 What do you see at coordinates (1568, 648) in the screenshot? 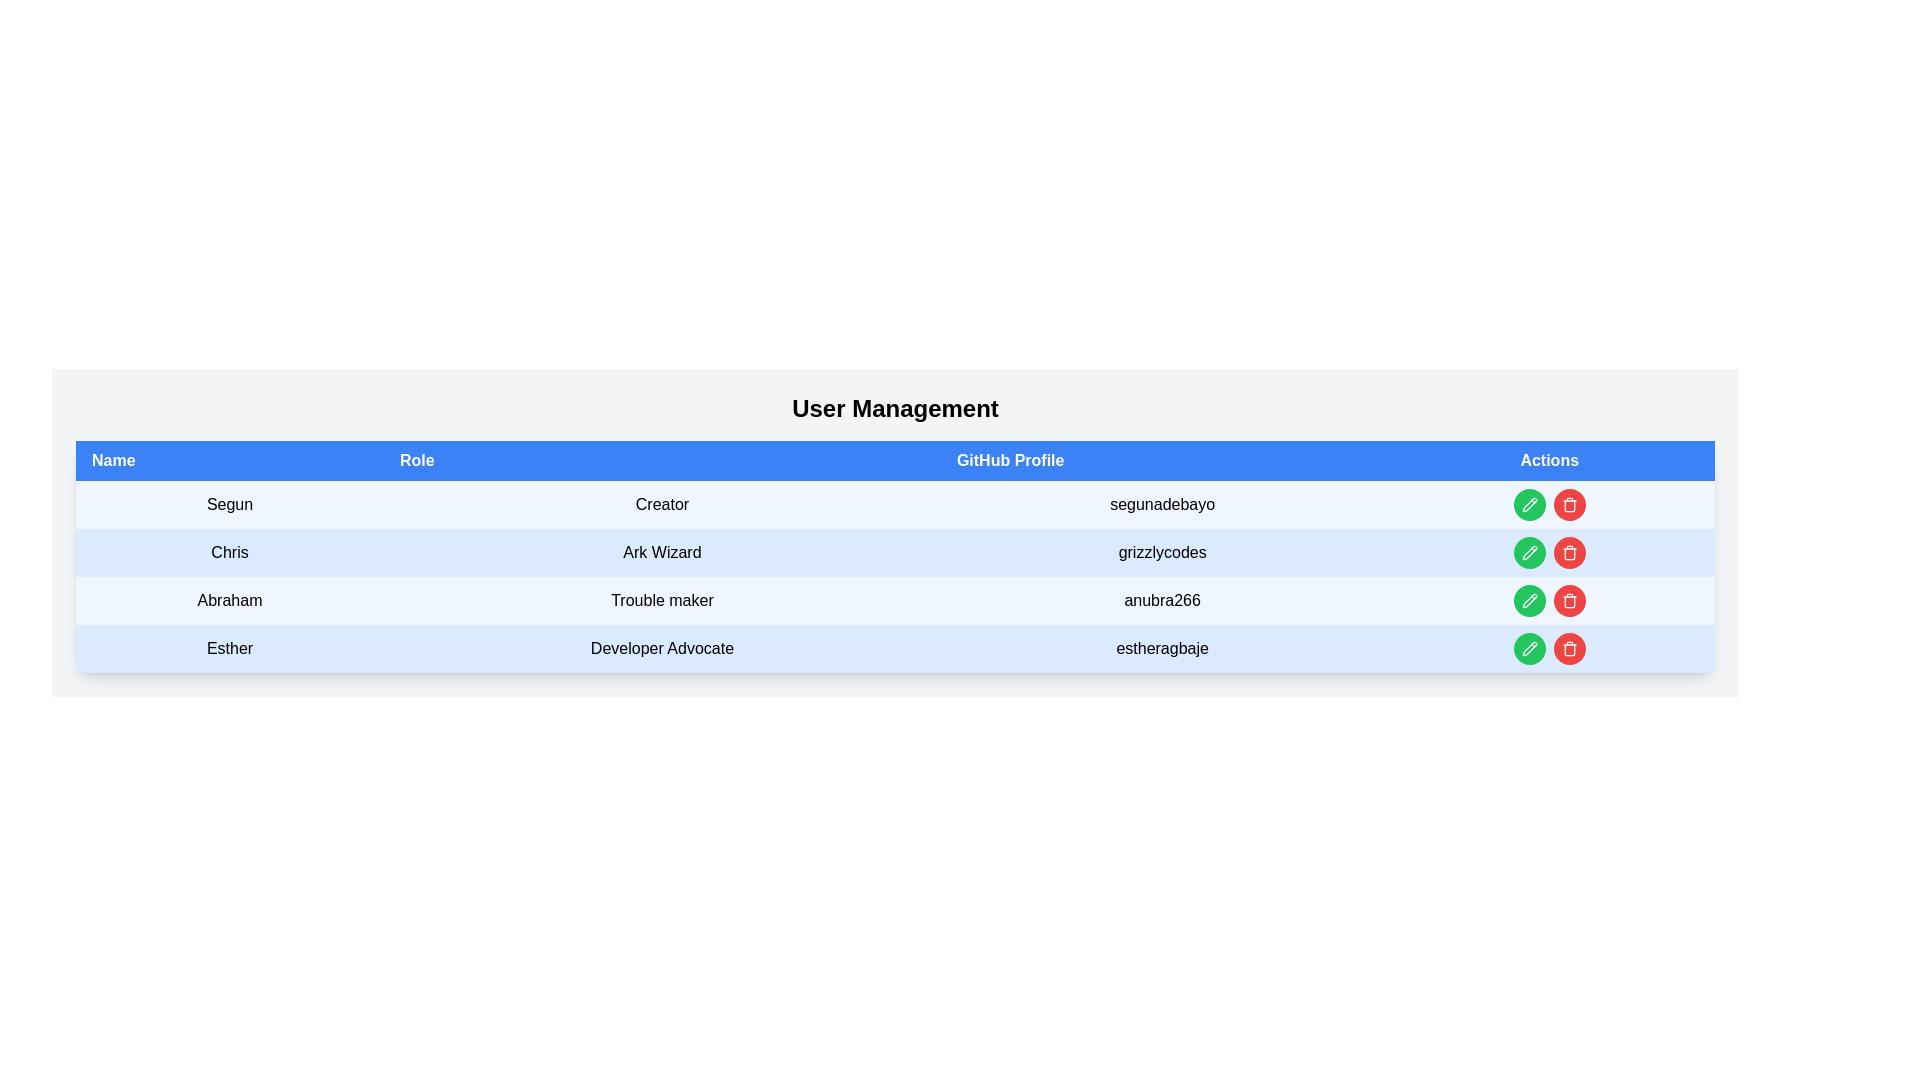
I see `the trash bin icon button located in the Actions column of the User Management table associated with the user 'Esther' to potentially display a tooltip` at bounding box center [1568, 648].